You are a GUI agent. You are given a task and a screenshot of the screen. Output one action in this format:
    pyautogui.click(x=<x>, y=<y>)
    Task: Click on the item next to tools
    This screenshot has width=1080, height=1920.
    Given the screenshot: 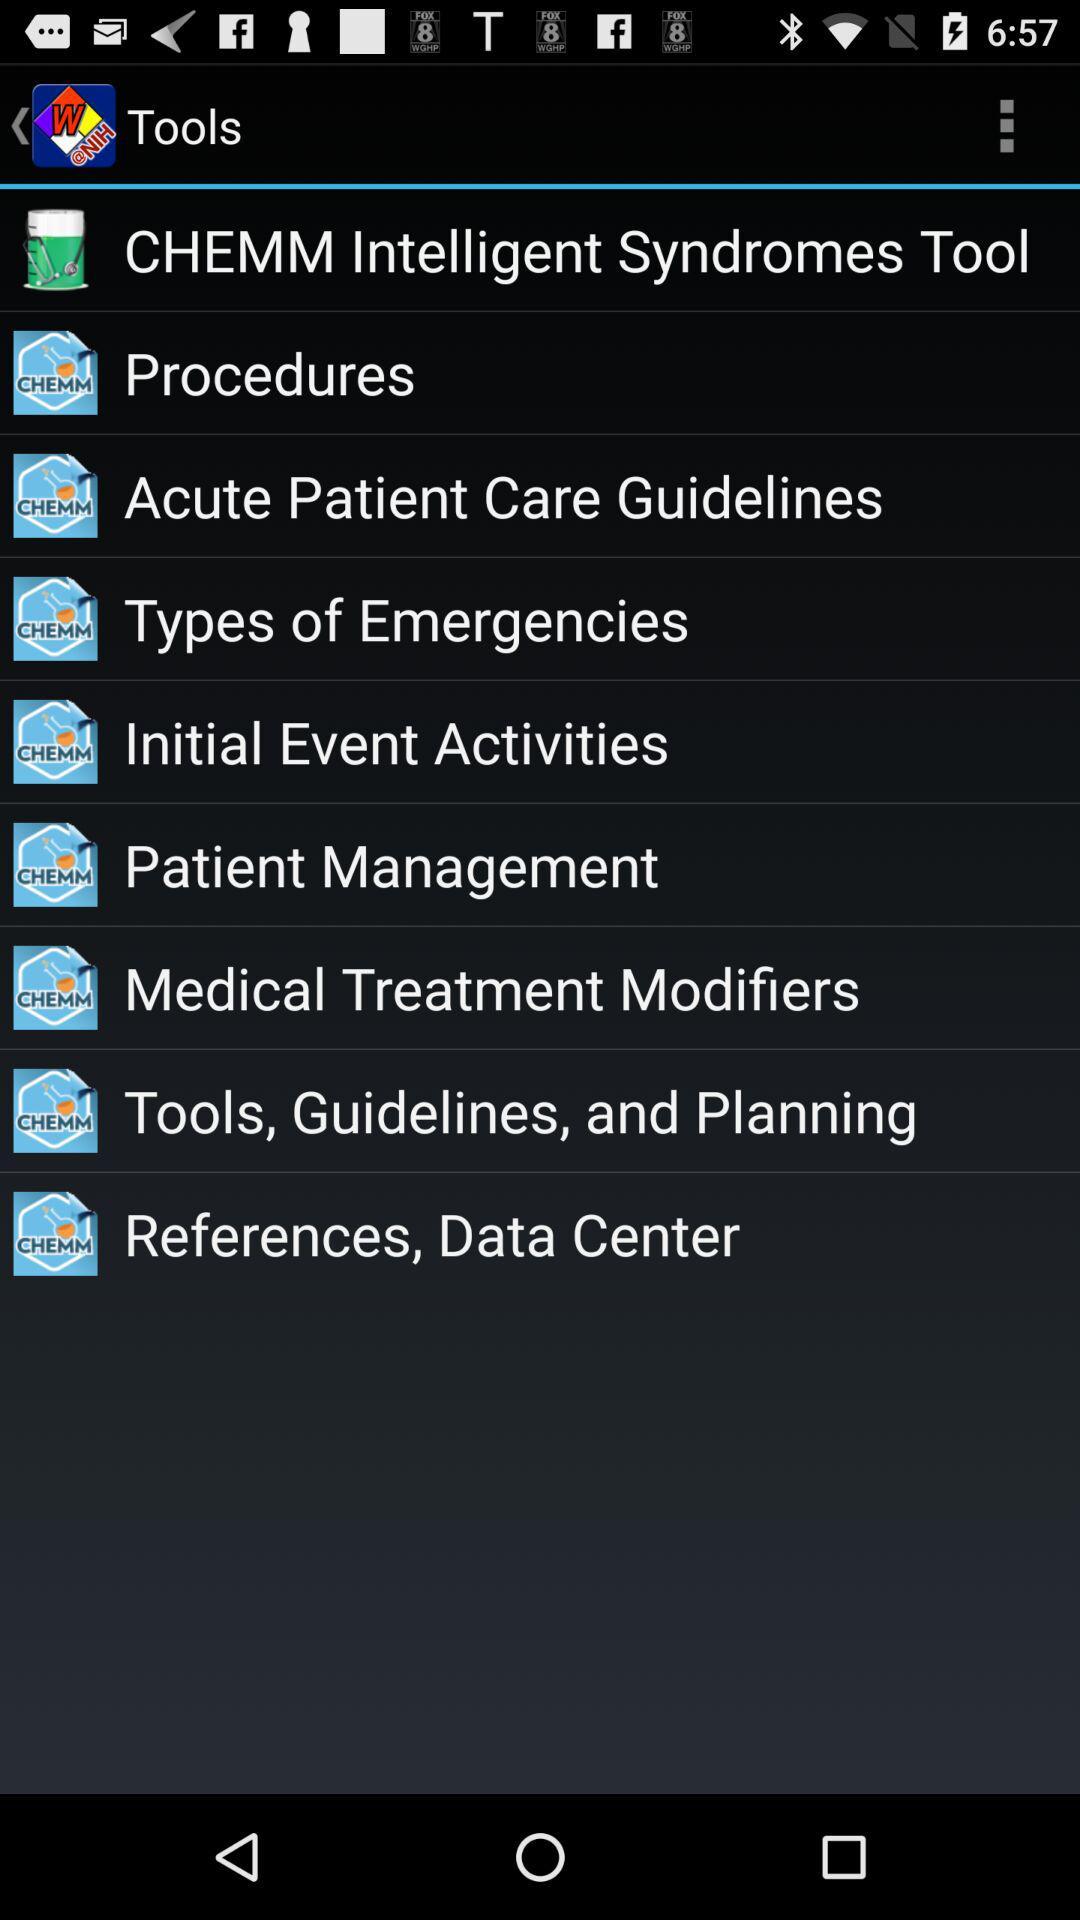 What is the action you would take?
    pyautogui.click(x=1006, y=124)
    